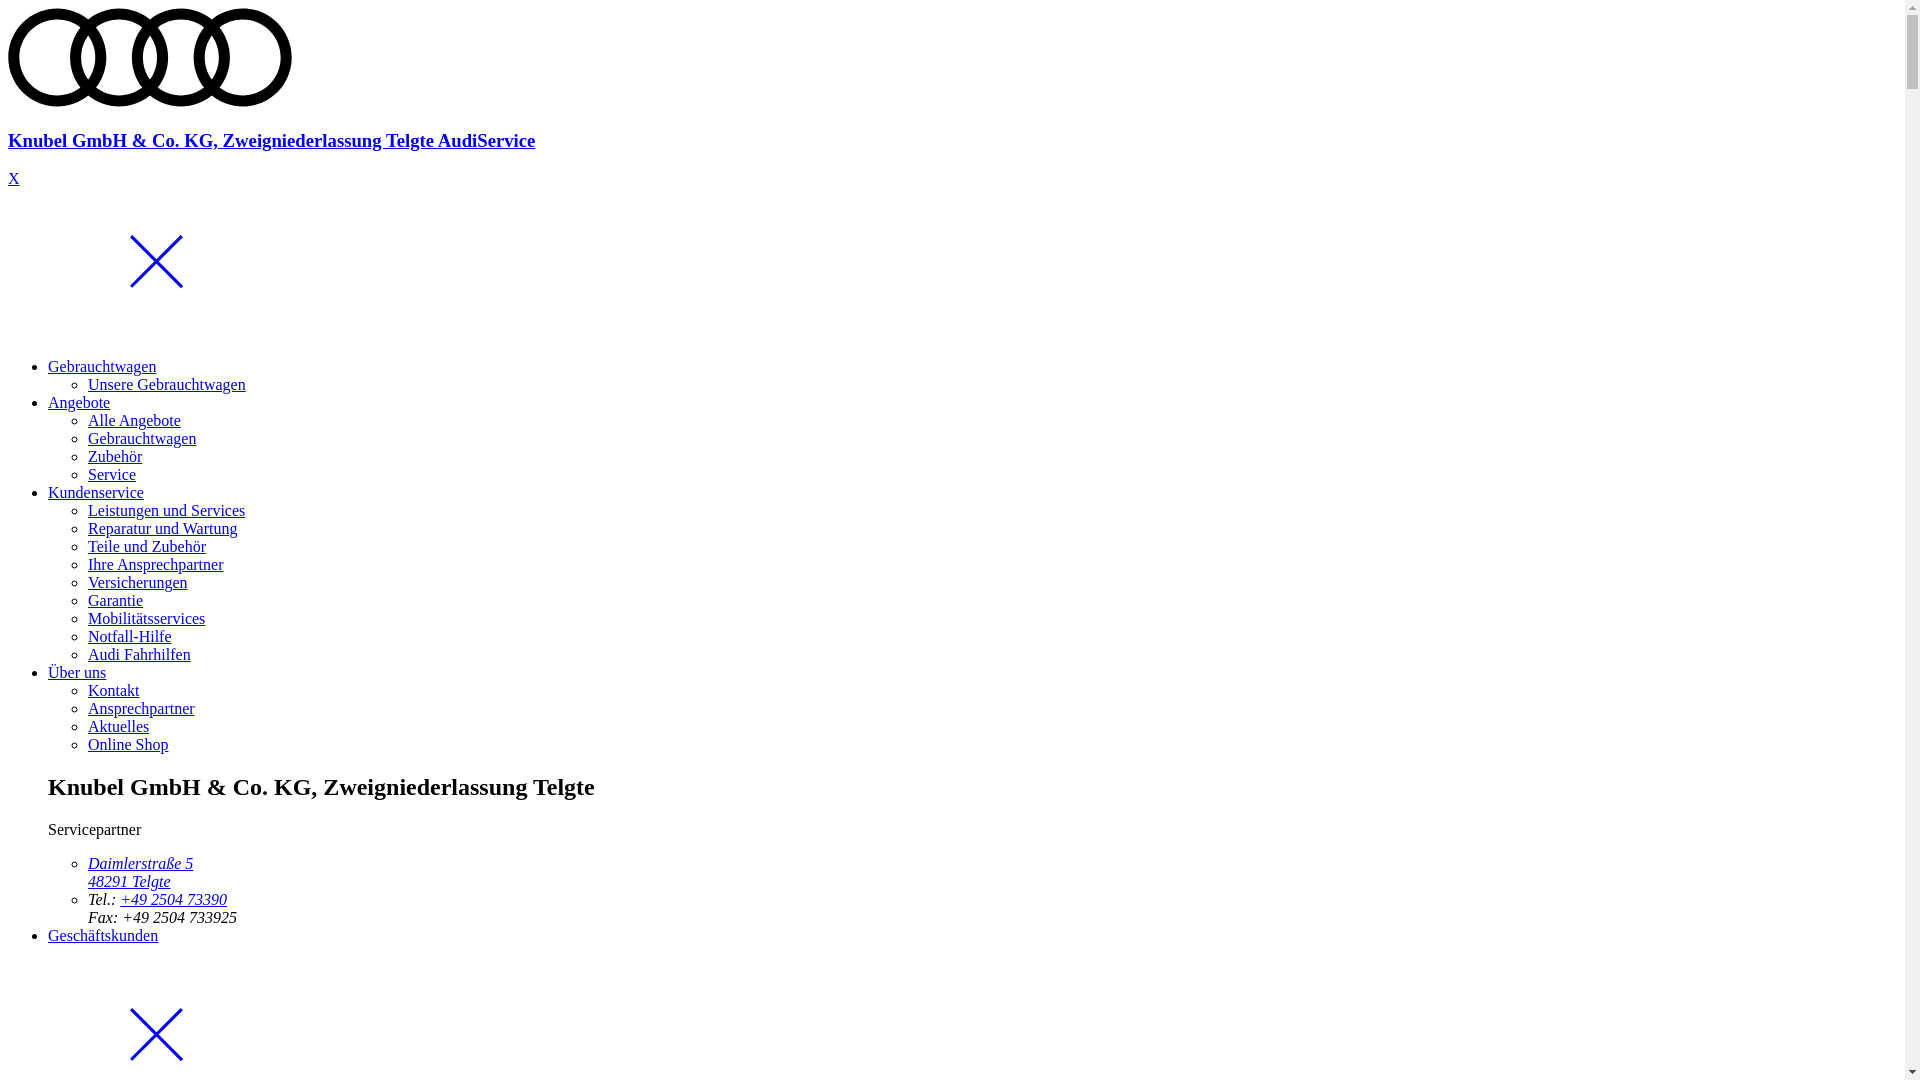 This screenshot has height=1080, width=1920. What do you see at coordinates (133, 419) in the screenshot?
I see `'Alle Angebote'` at bounding box center [133, 419].